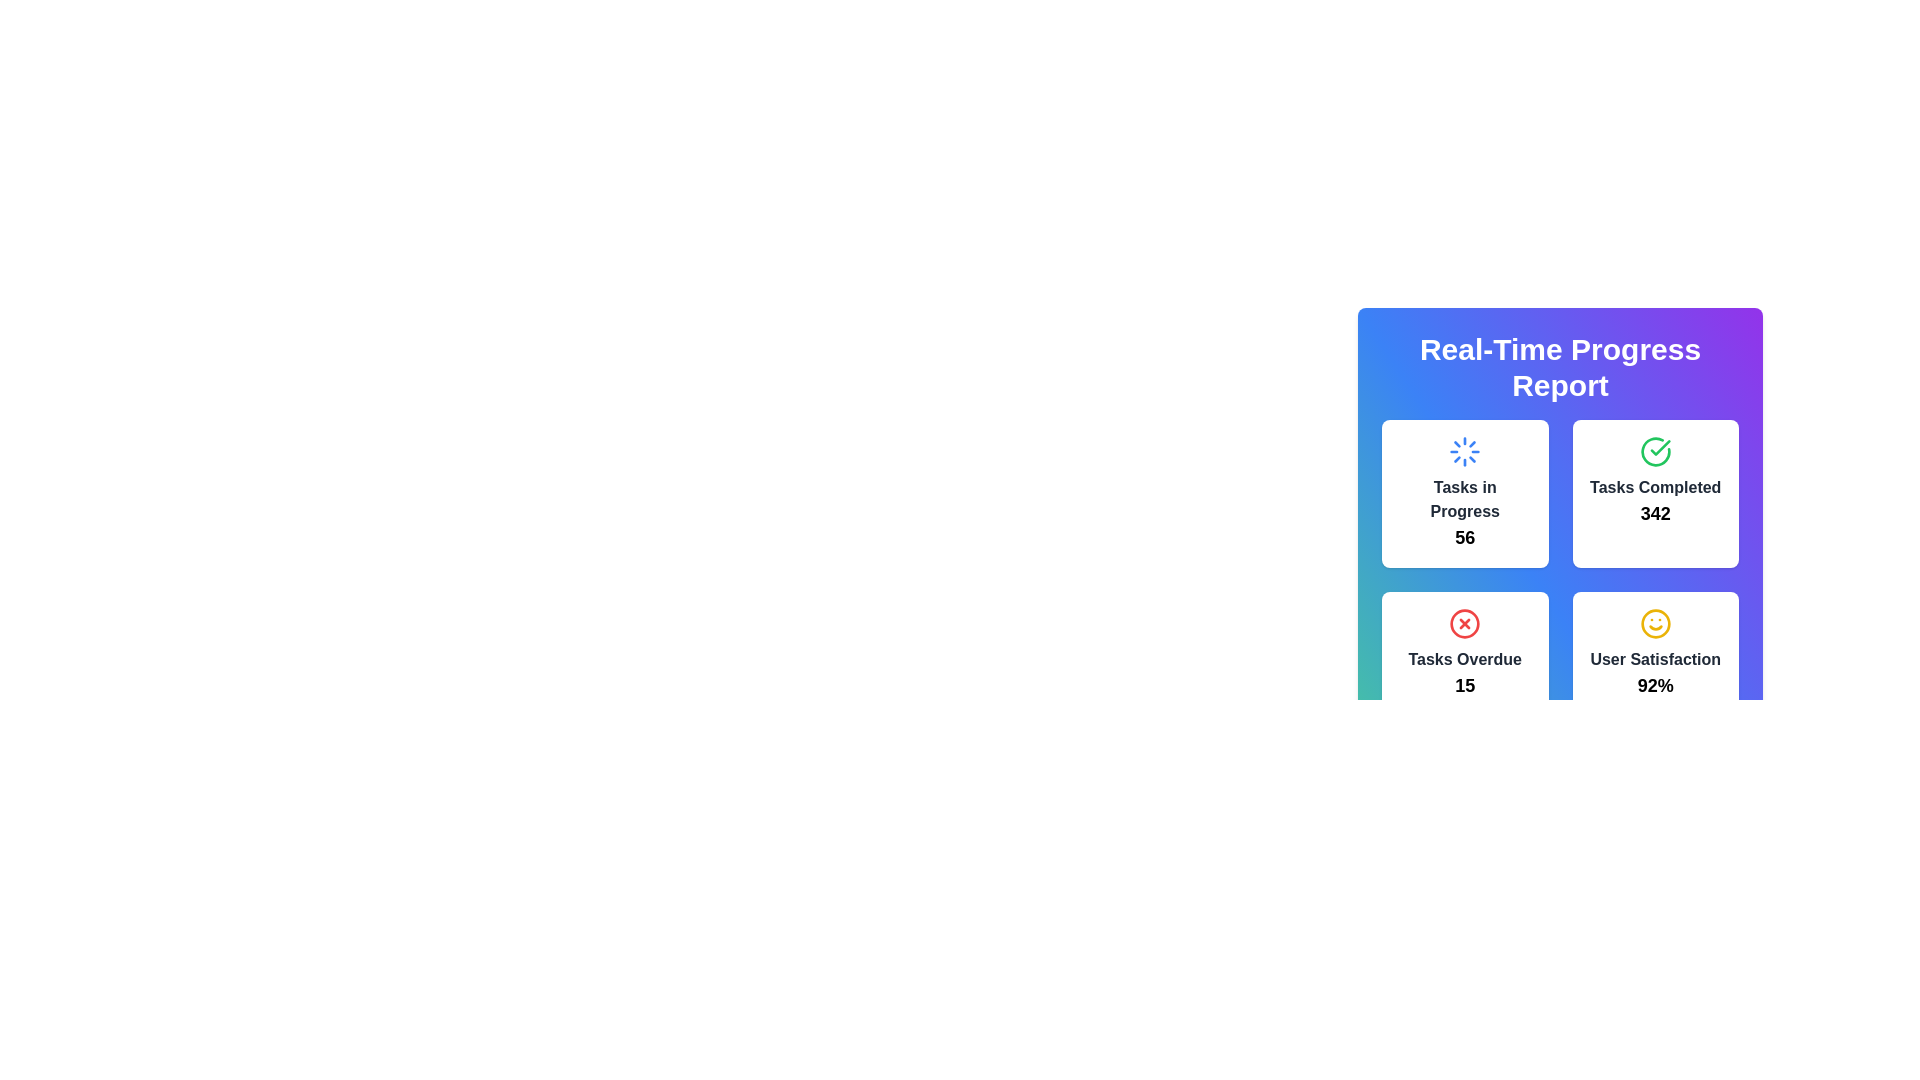 Image resolution: width=1920 pixels, height=1080 pixels. What do you see at coordinates (1559, 367) in the screenshot?
I see `the Text header element at the top of the panel, which serves as the title summarizing the purpose of the displayed information` at bounding box center [1559, 367].